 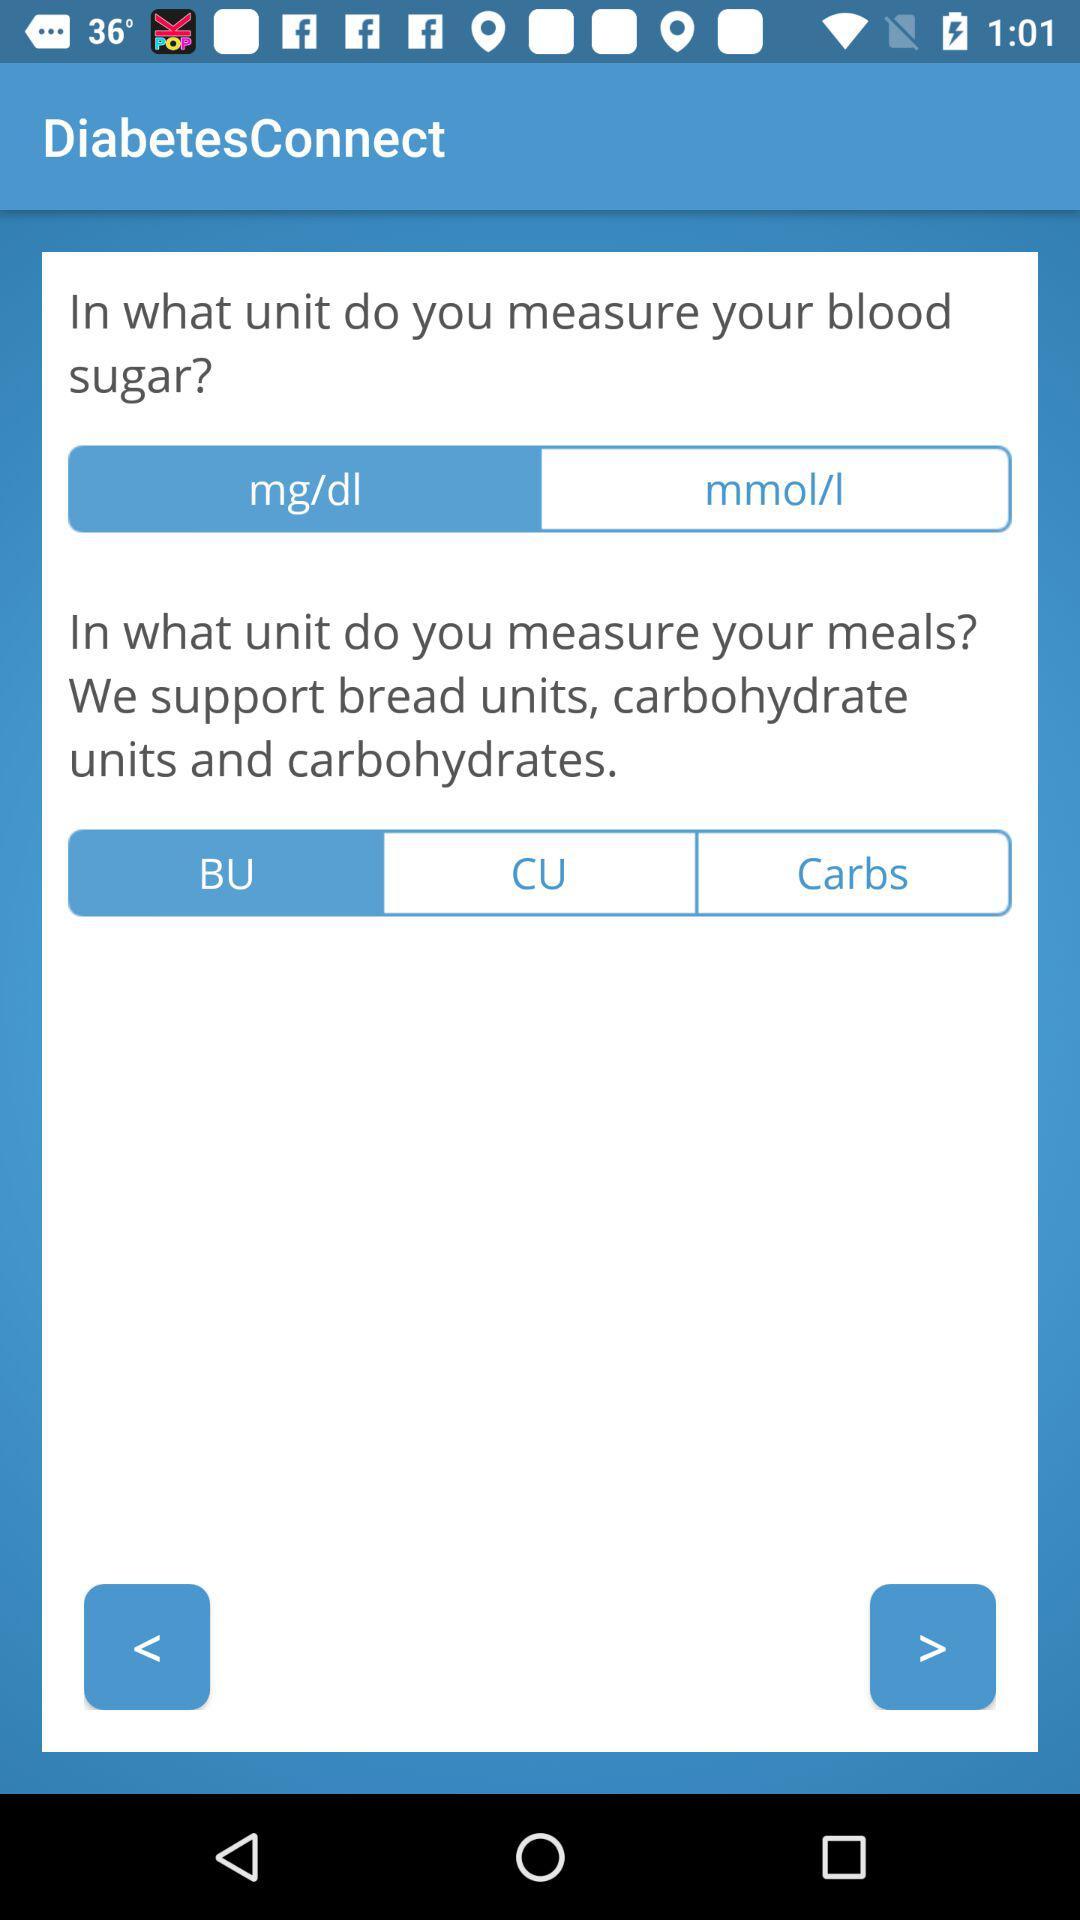 What do you see at coordinates (225, 873) in the screenshot?
I see `icon above the < item` at bounding box center [225, 873].